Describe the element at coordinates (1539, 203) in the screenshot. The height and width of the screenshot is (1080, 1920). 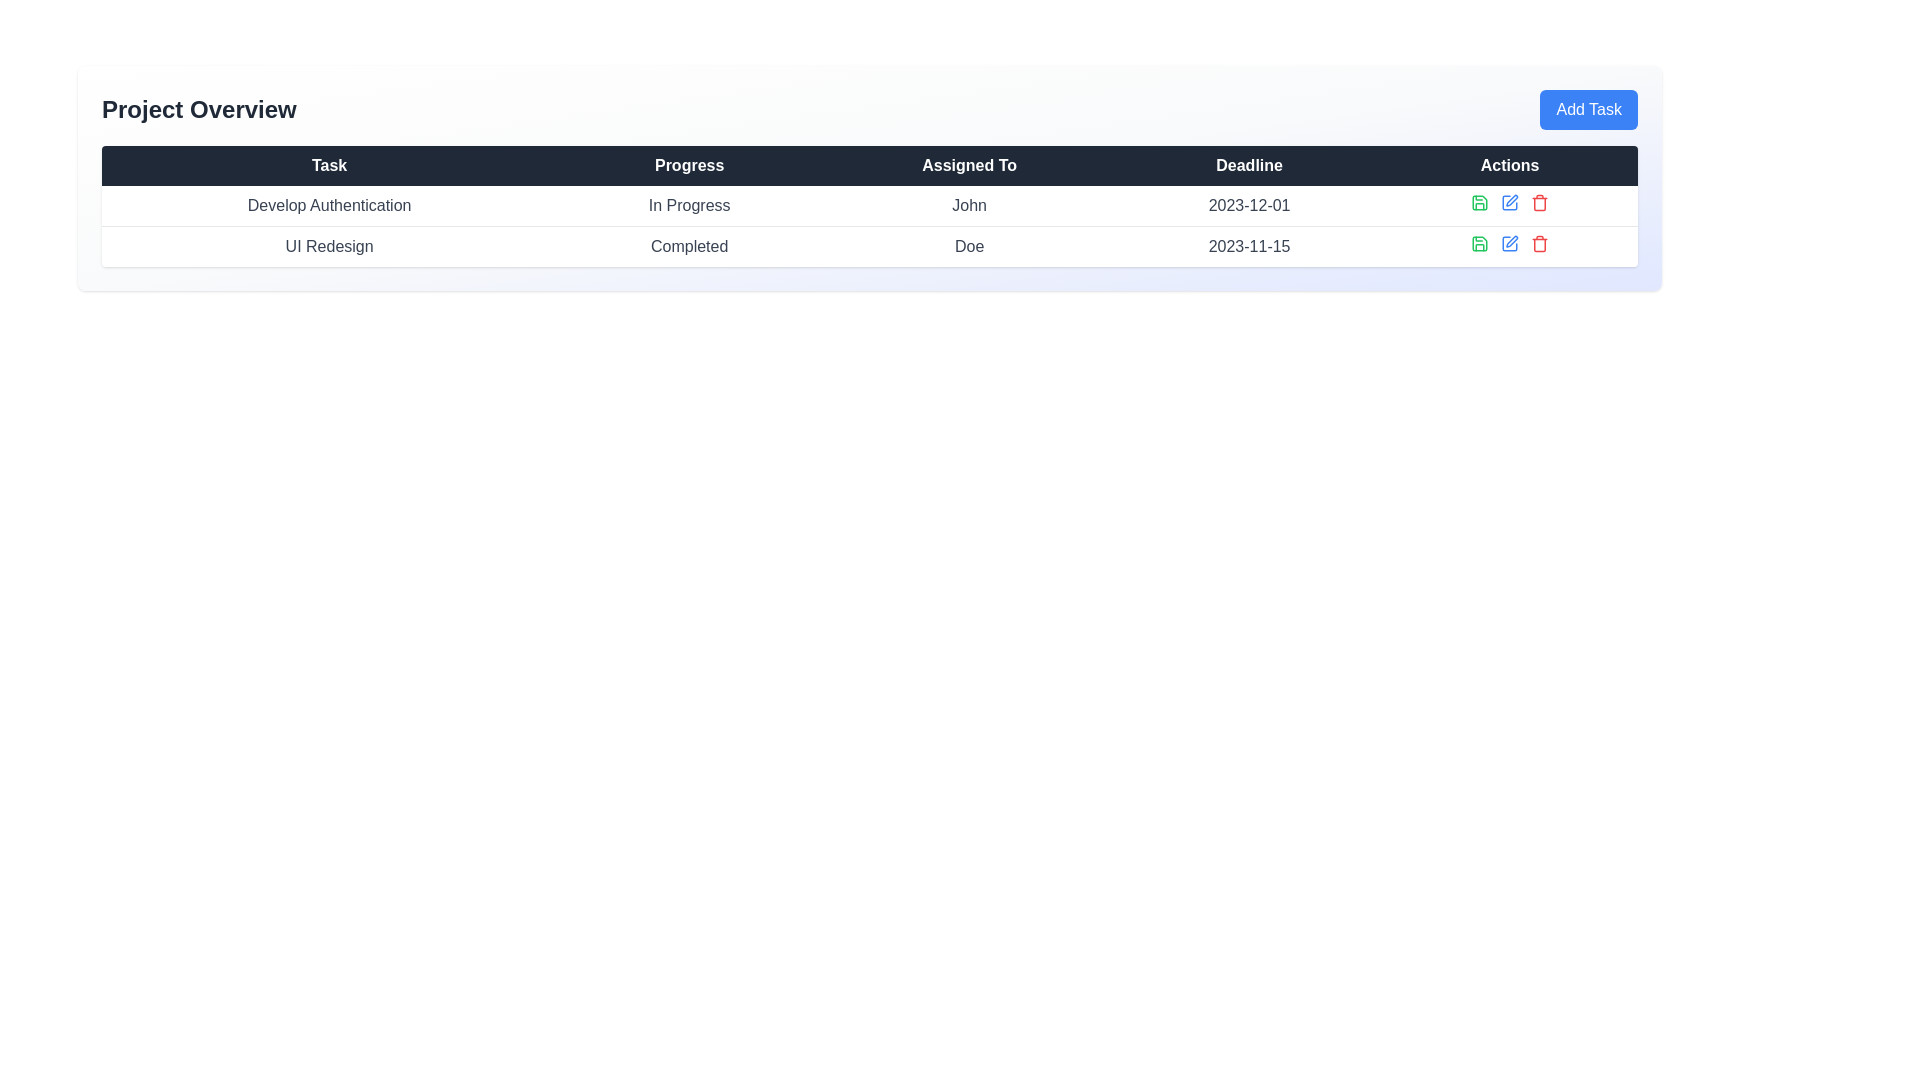
I see `the red trash can icon button located at the far right within the row of action icons in the table, which represents a delete action` at that location.